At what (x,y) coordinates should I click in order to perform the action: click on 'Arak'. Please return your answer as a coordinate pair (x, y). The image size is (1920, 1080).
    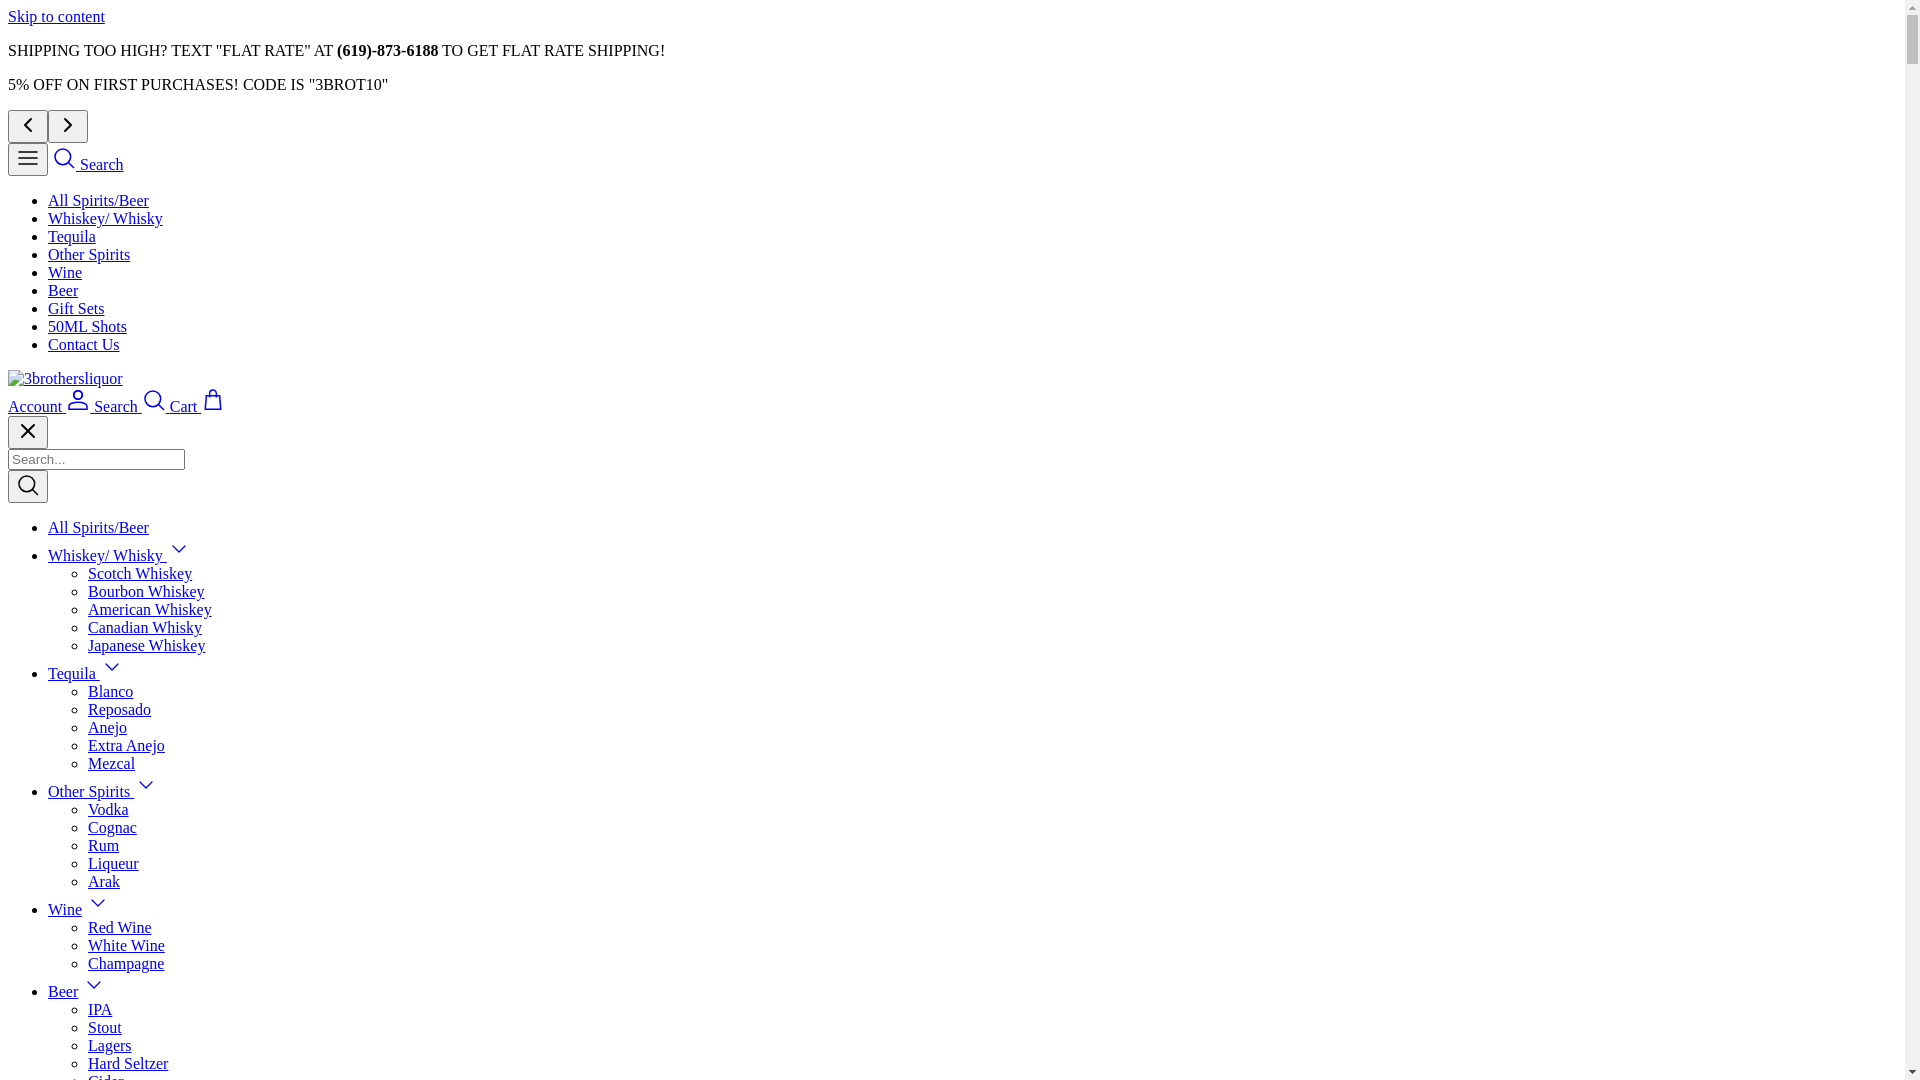
    Looking at the image, I should click on (103, 880).